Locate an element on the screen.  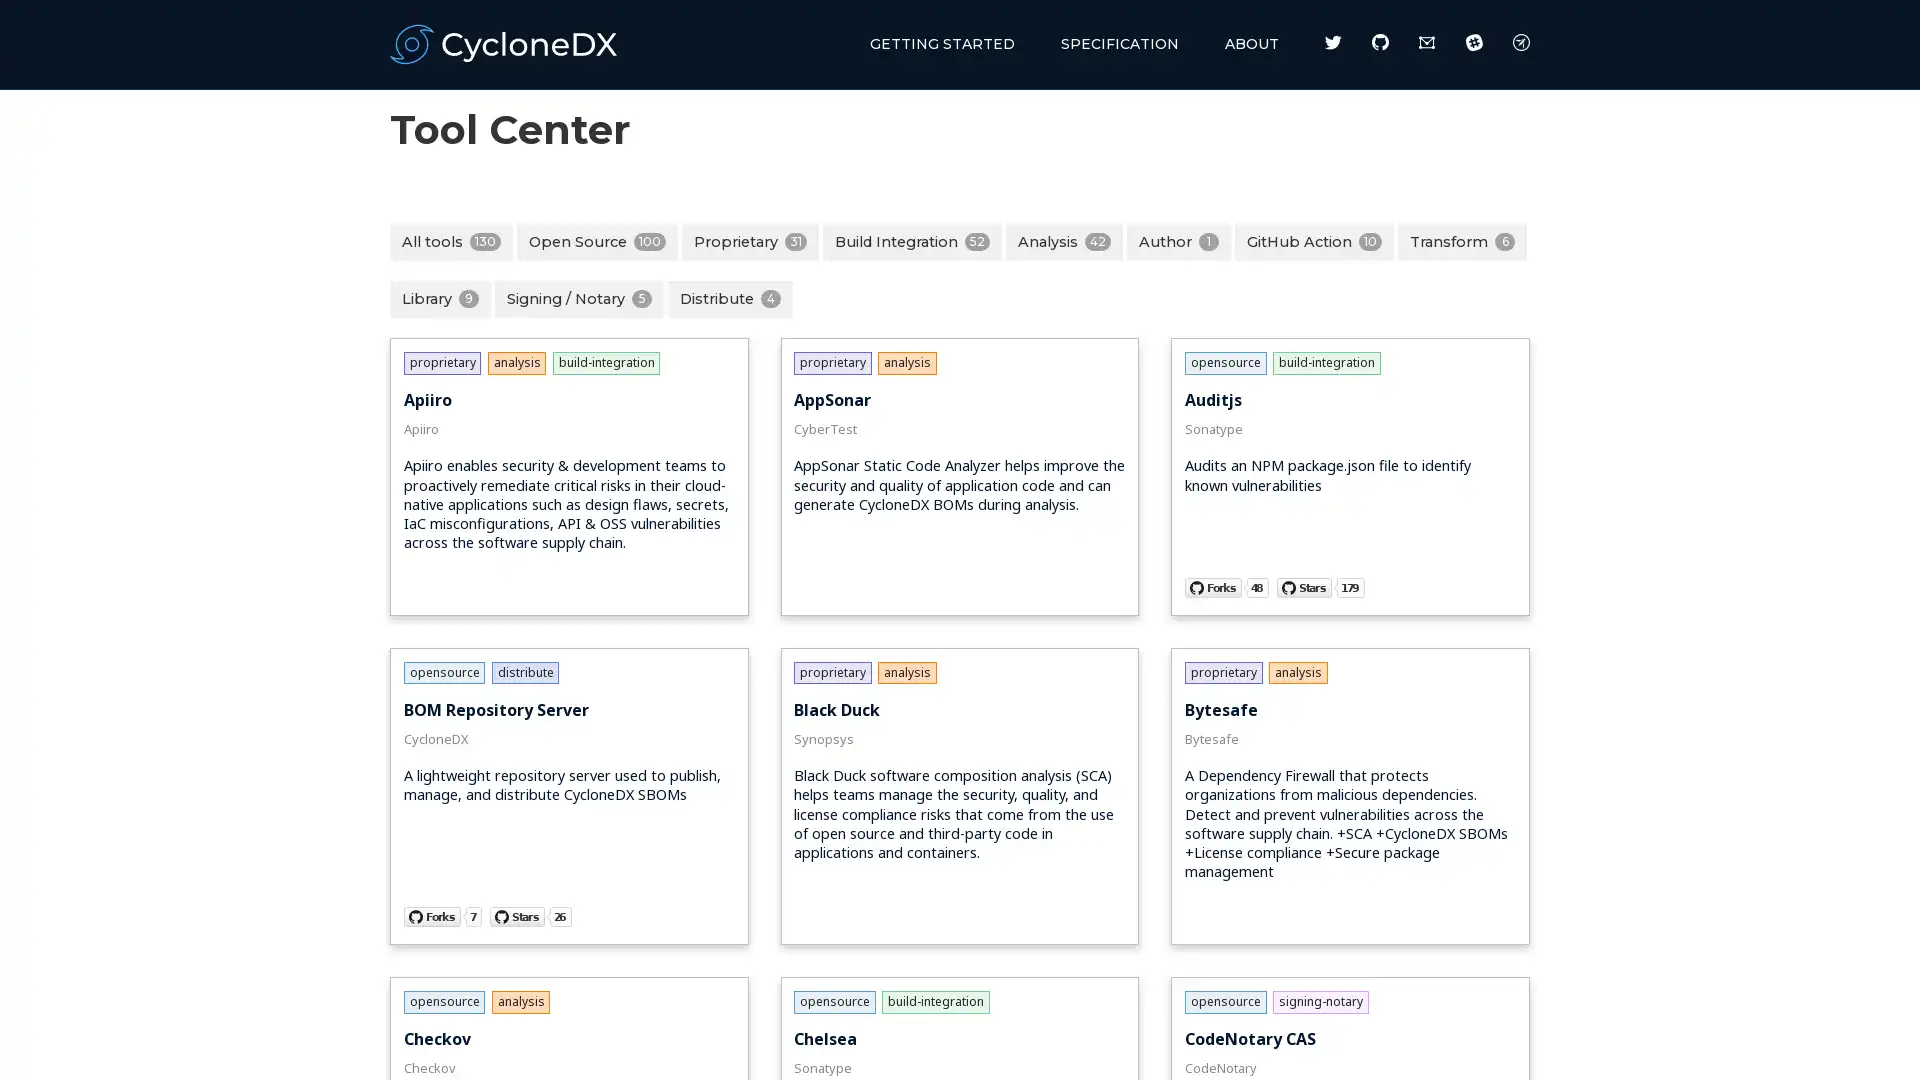
Author 1 is located at coordinates (1179, 240).